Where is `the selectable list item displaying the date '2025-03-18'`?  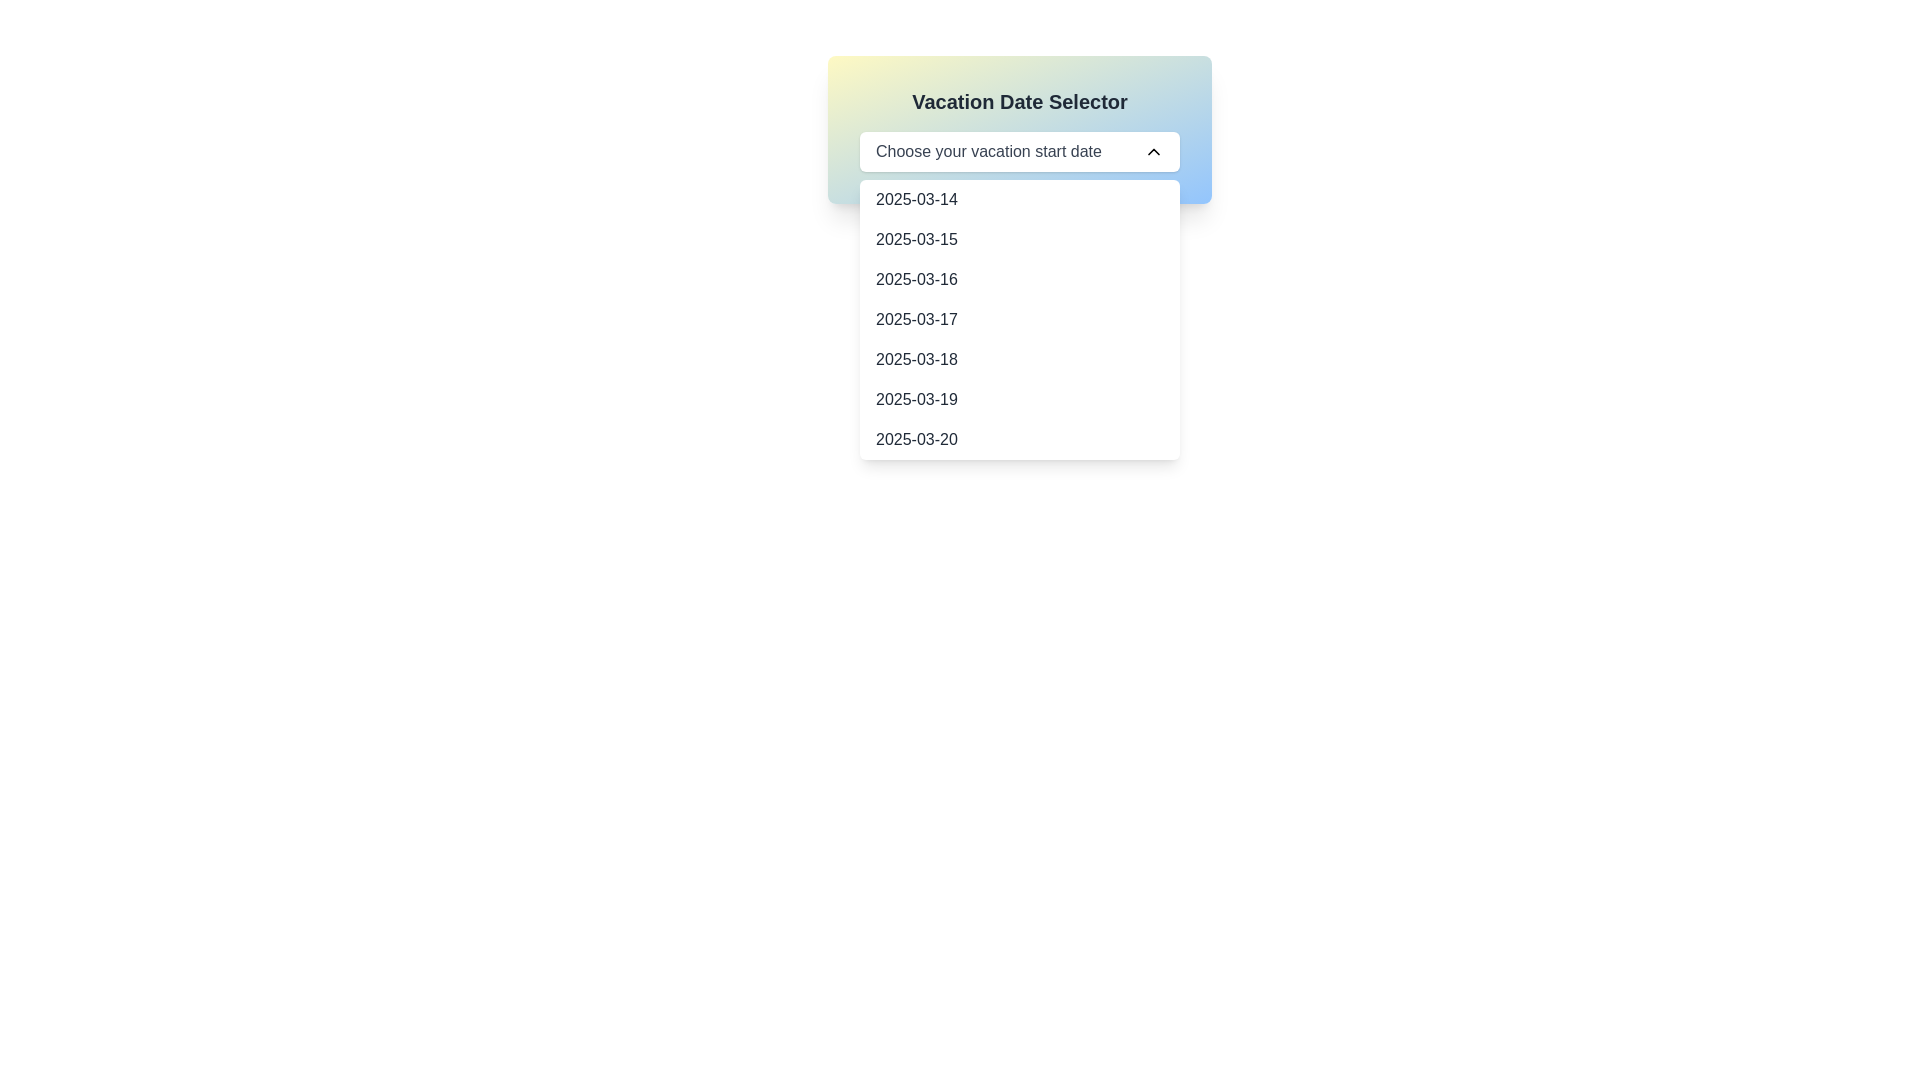 the selectable list item displaying the date '2025-03-18' is located at coordinates (1019, 358).